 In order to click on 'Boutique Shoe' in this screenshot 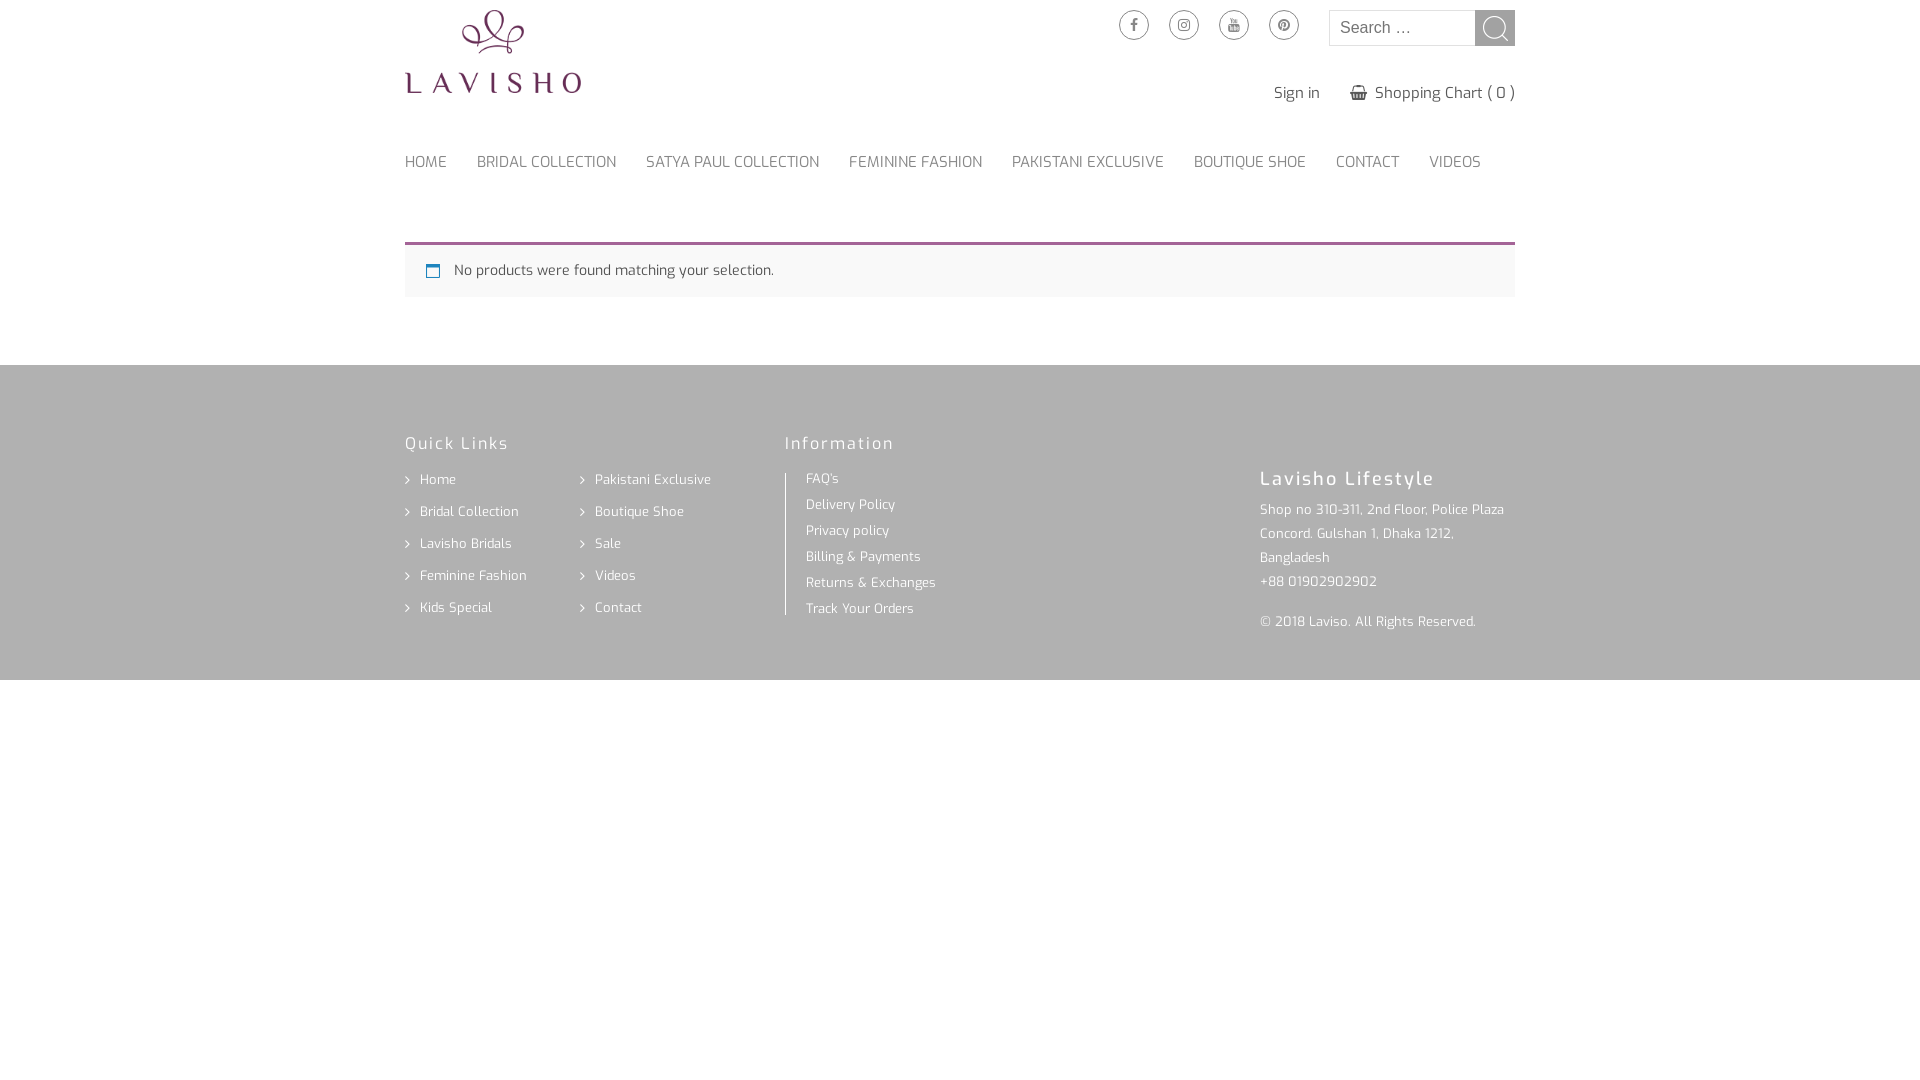, I will do `click(638, 510)`.